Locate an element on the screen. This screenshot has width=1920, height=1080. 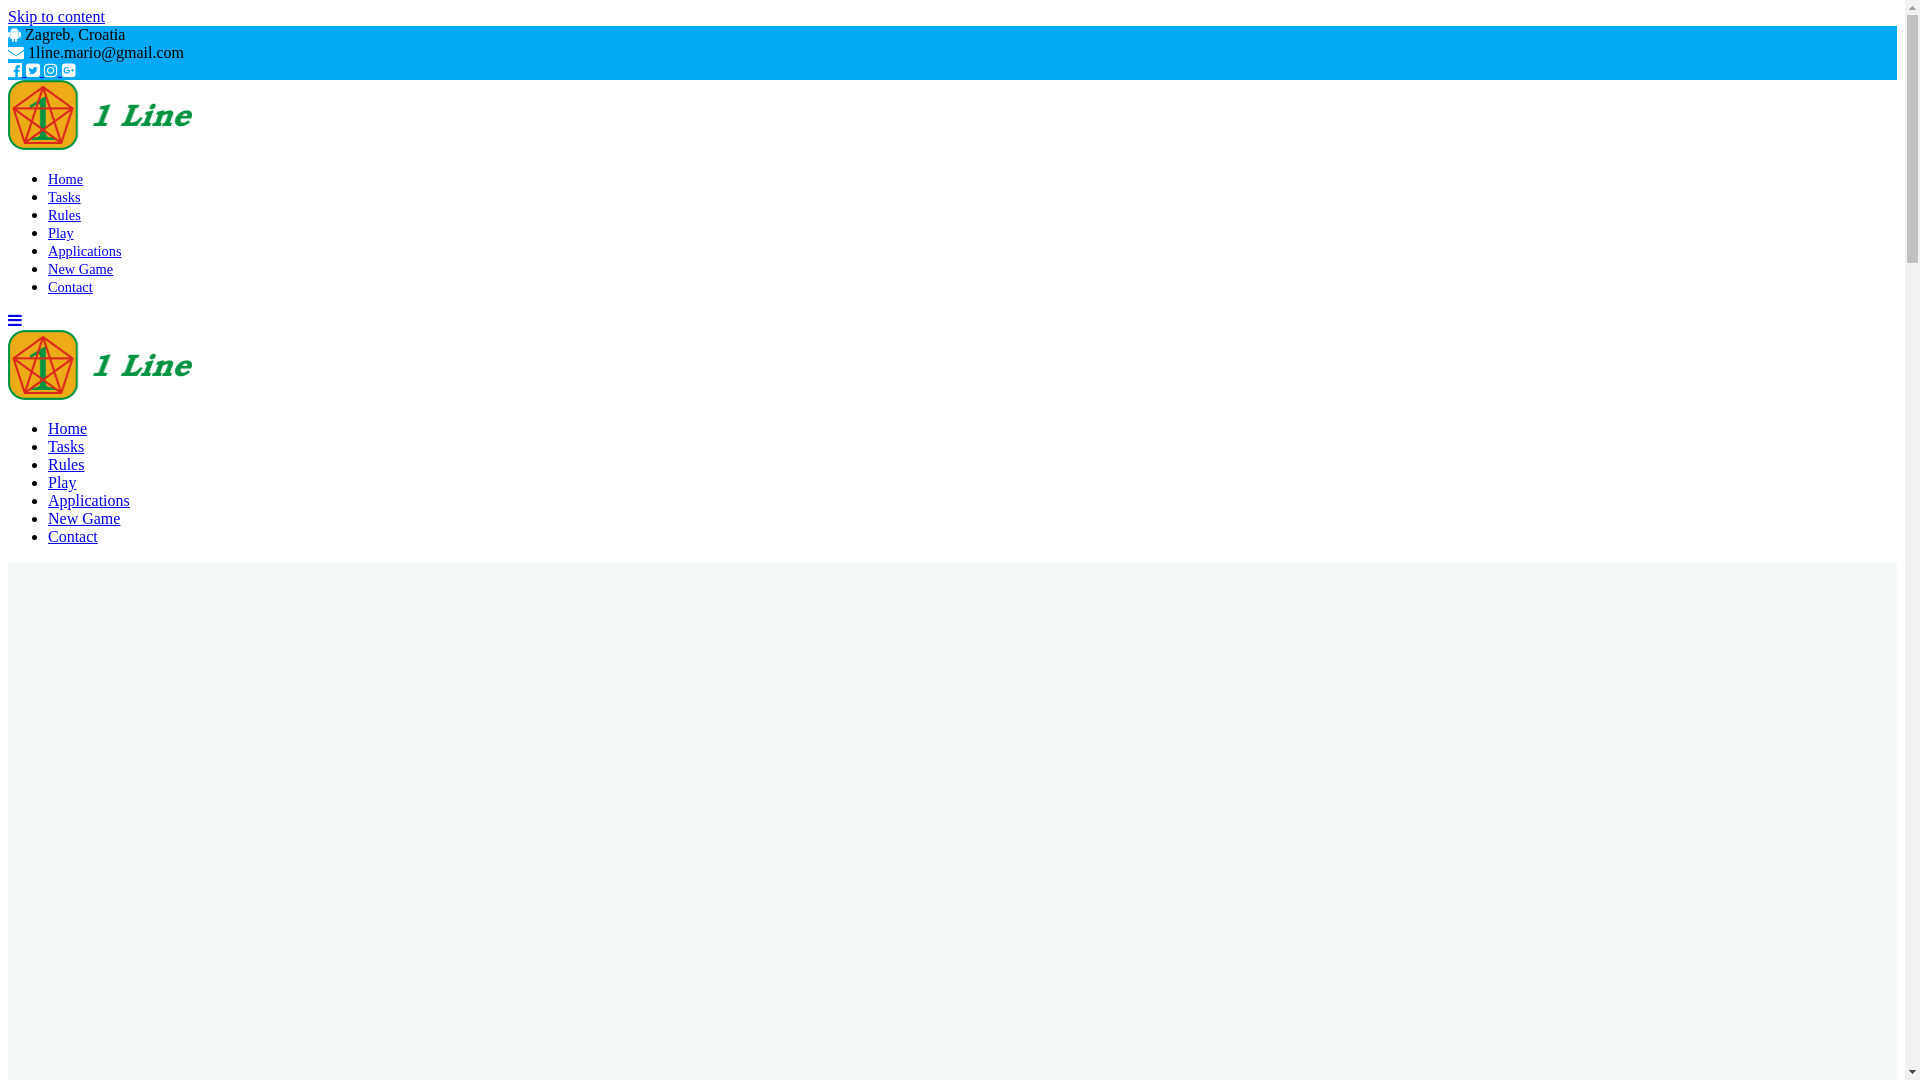
'Home' is located at coordinates (65, 177).